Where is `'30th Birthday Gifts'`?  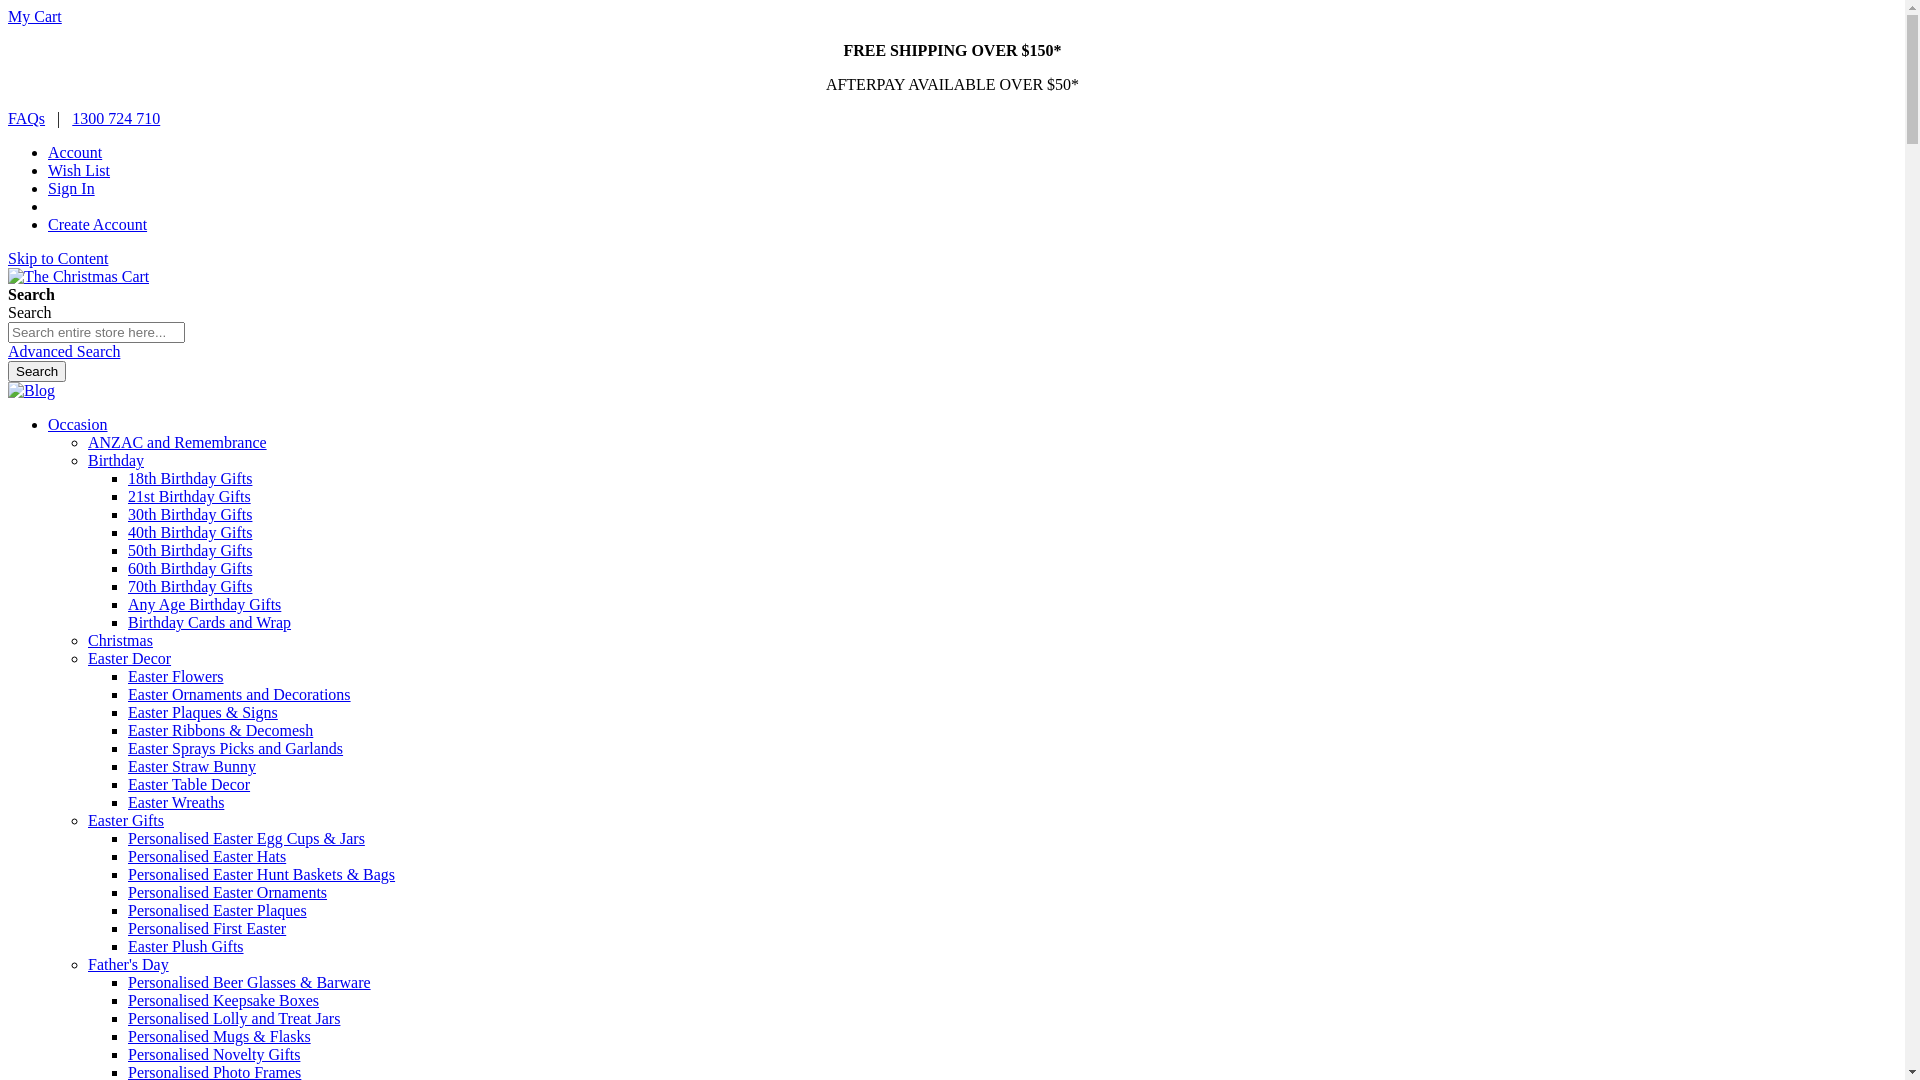 '30th Birthday Gifts' is located at coordinates (190, 513).